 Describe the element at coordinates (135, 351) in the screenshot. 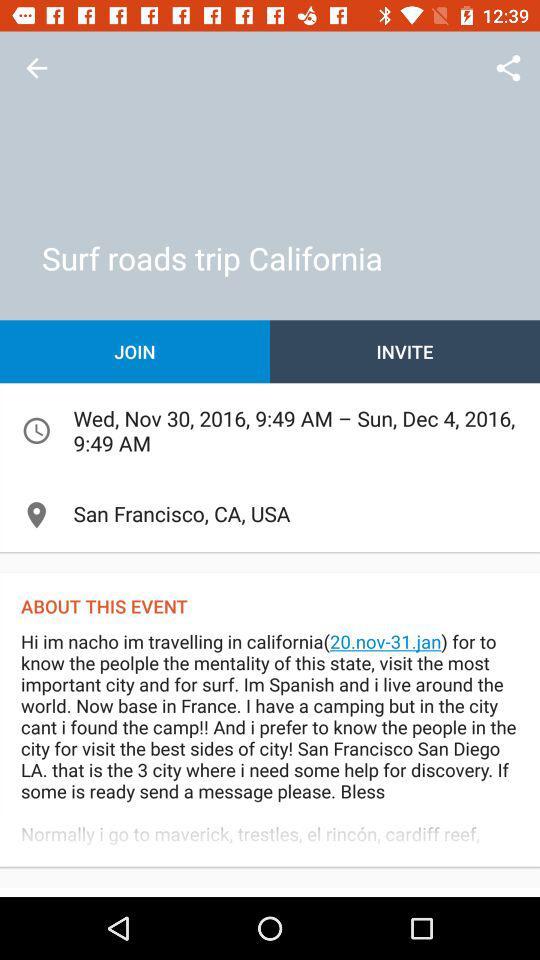

I see `the join item` at that location.